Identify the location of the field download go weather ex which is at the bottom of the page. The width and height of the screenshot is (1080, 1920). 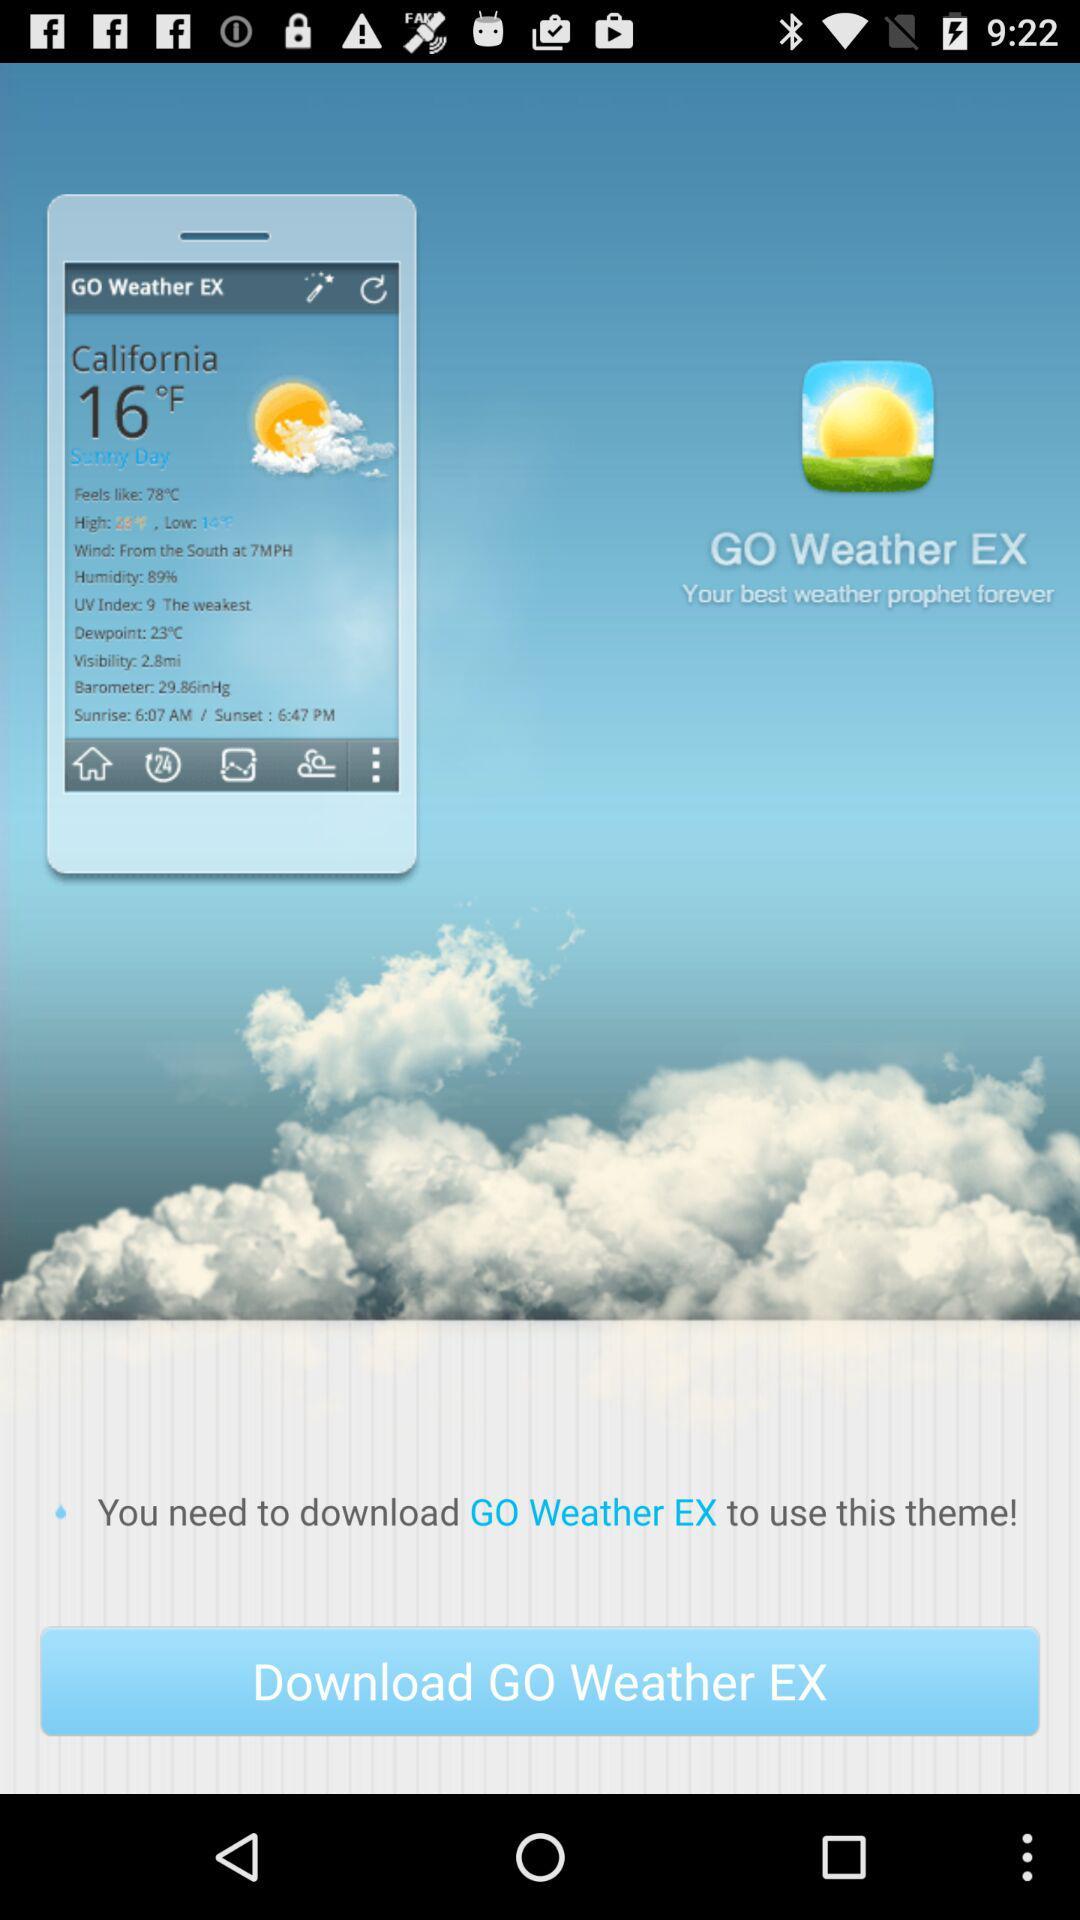
(540, 1680).